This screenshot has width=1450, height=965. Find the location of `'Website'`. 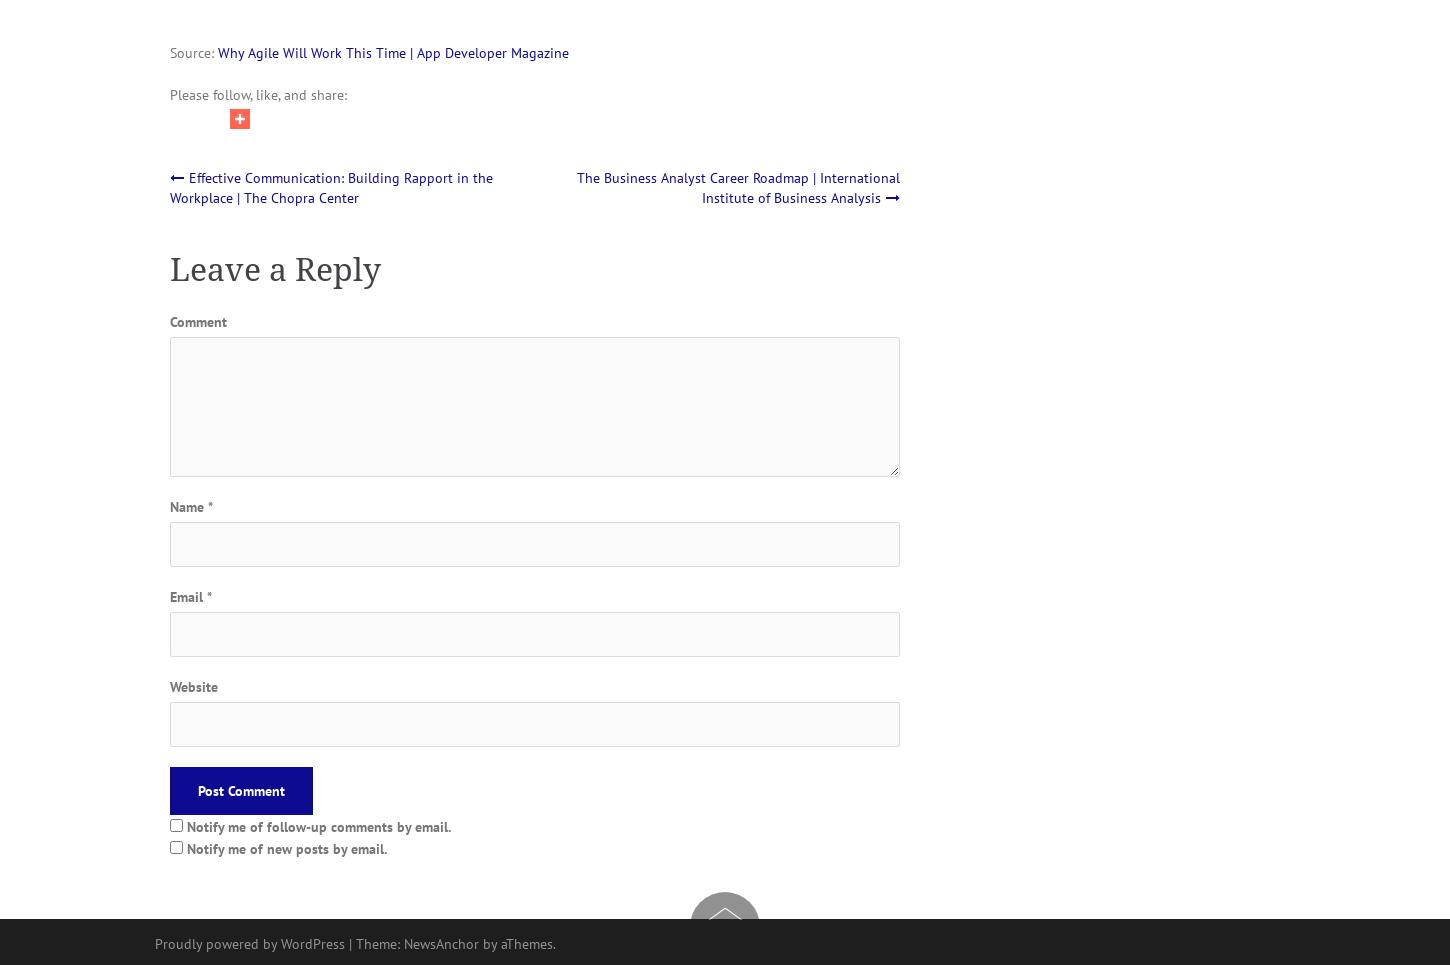

'Website' is located at coordinates (193, 685).